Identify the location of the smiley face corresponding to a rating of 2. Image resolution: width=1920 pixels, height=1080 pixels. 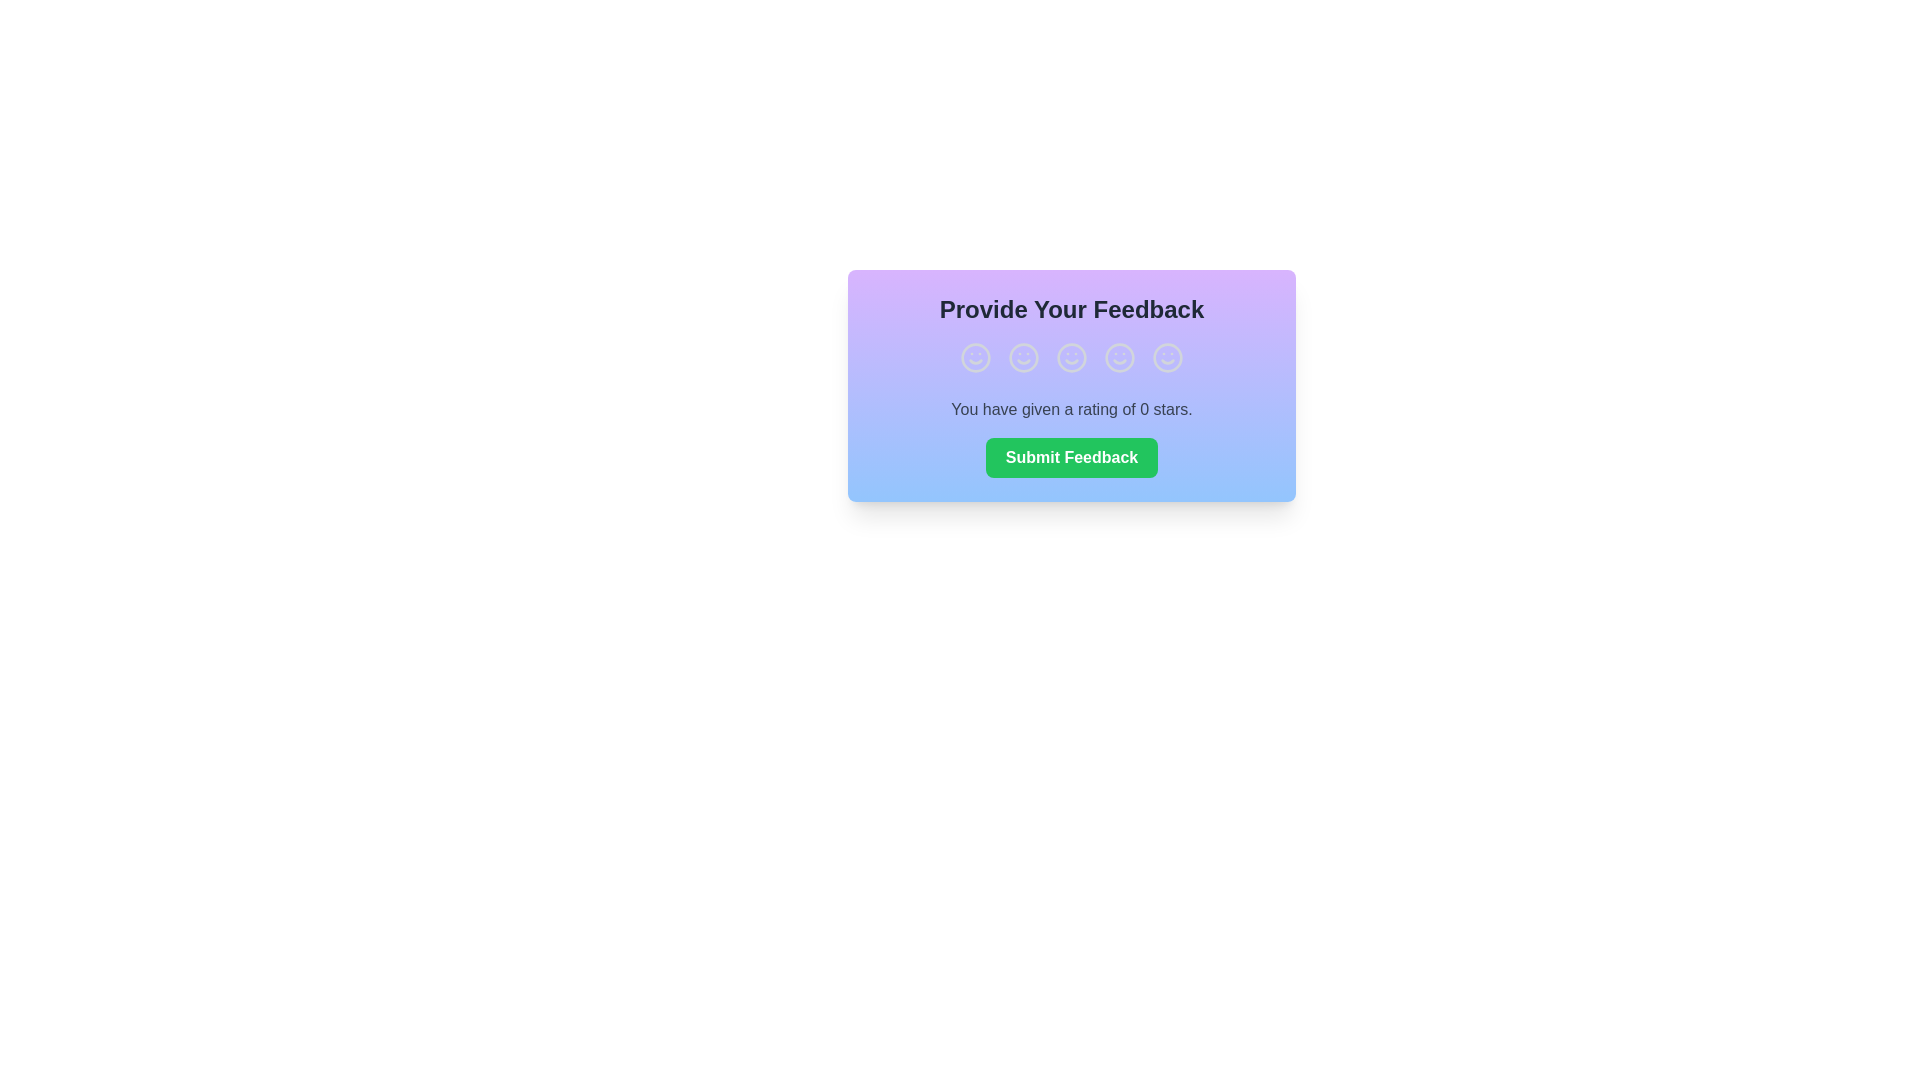
(1023, 357).